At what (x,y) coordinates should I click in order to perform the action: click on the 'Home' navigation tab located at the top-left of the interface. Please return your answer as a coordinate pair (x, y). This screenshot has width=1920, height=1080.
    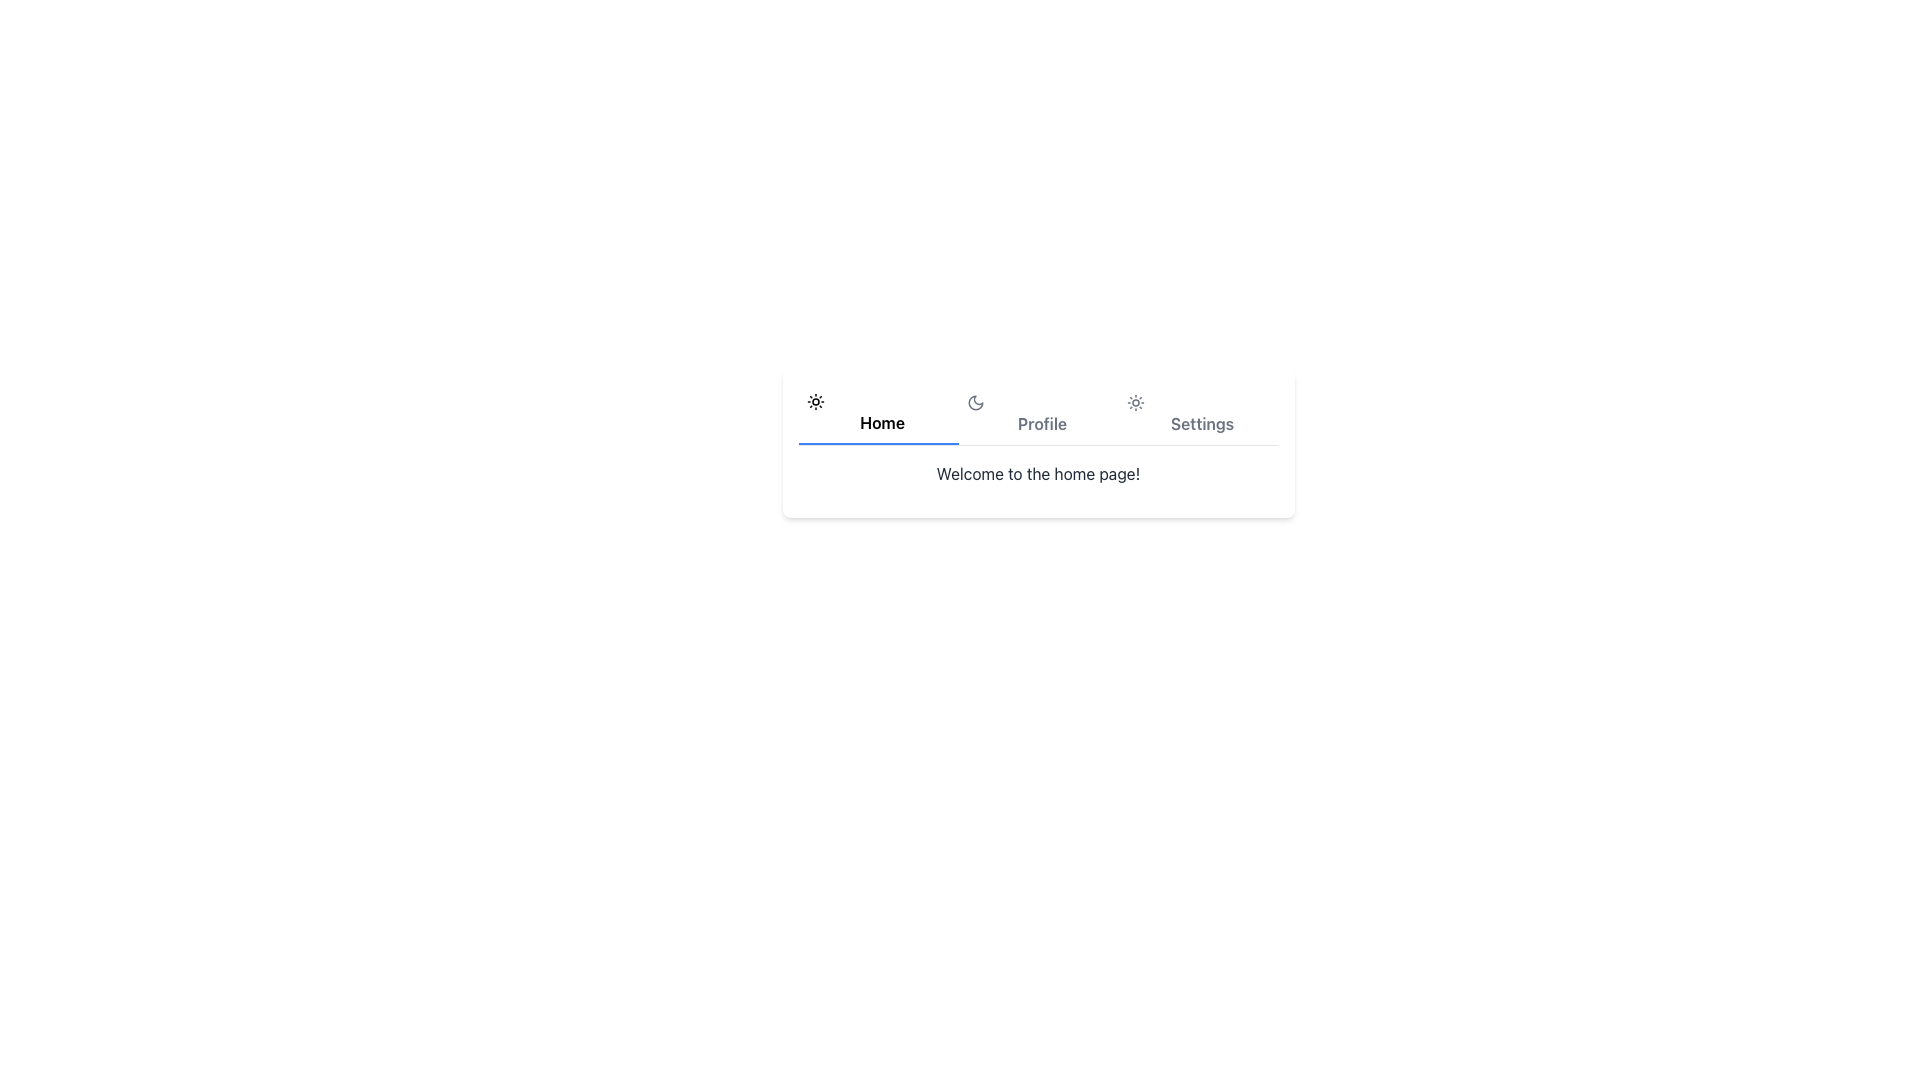
    Looking at the image, I should click on (878, 414).